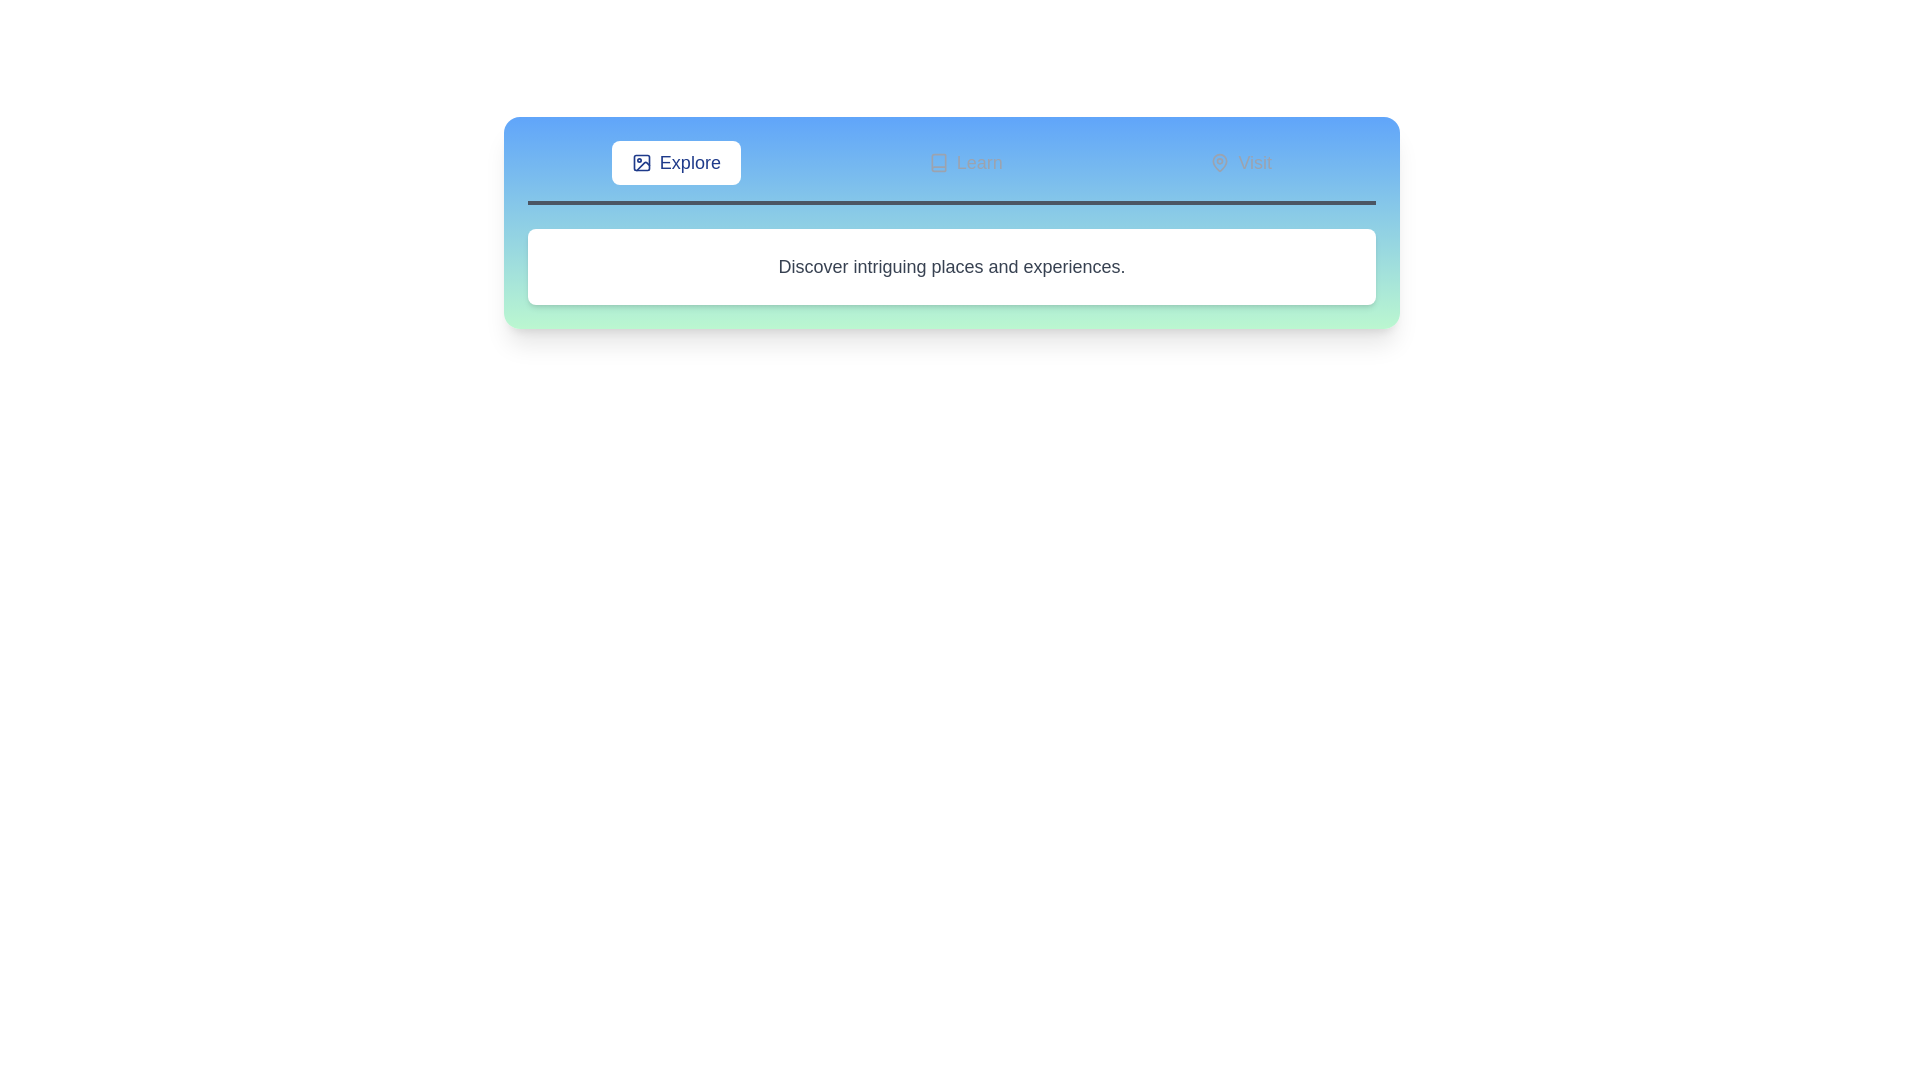  What do you see at coordinates (1219, 161) in the screenshot?
I see `the appearance of the pin-shaped icon located within the 'Visit' button area on the top-right side of the horizontal menu bar` at bounding box center [1219, 161].